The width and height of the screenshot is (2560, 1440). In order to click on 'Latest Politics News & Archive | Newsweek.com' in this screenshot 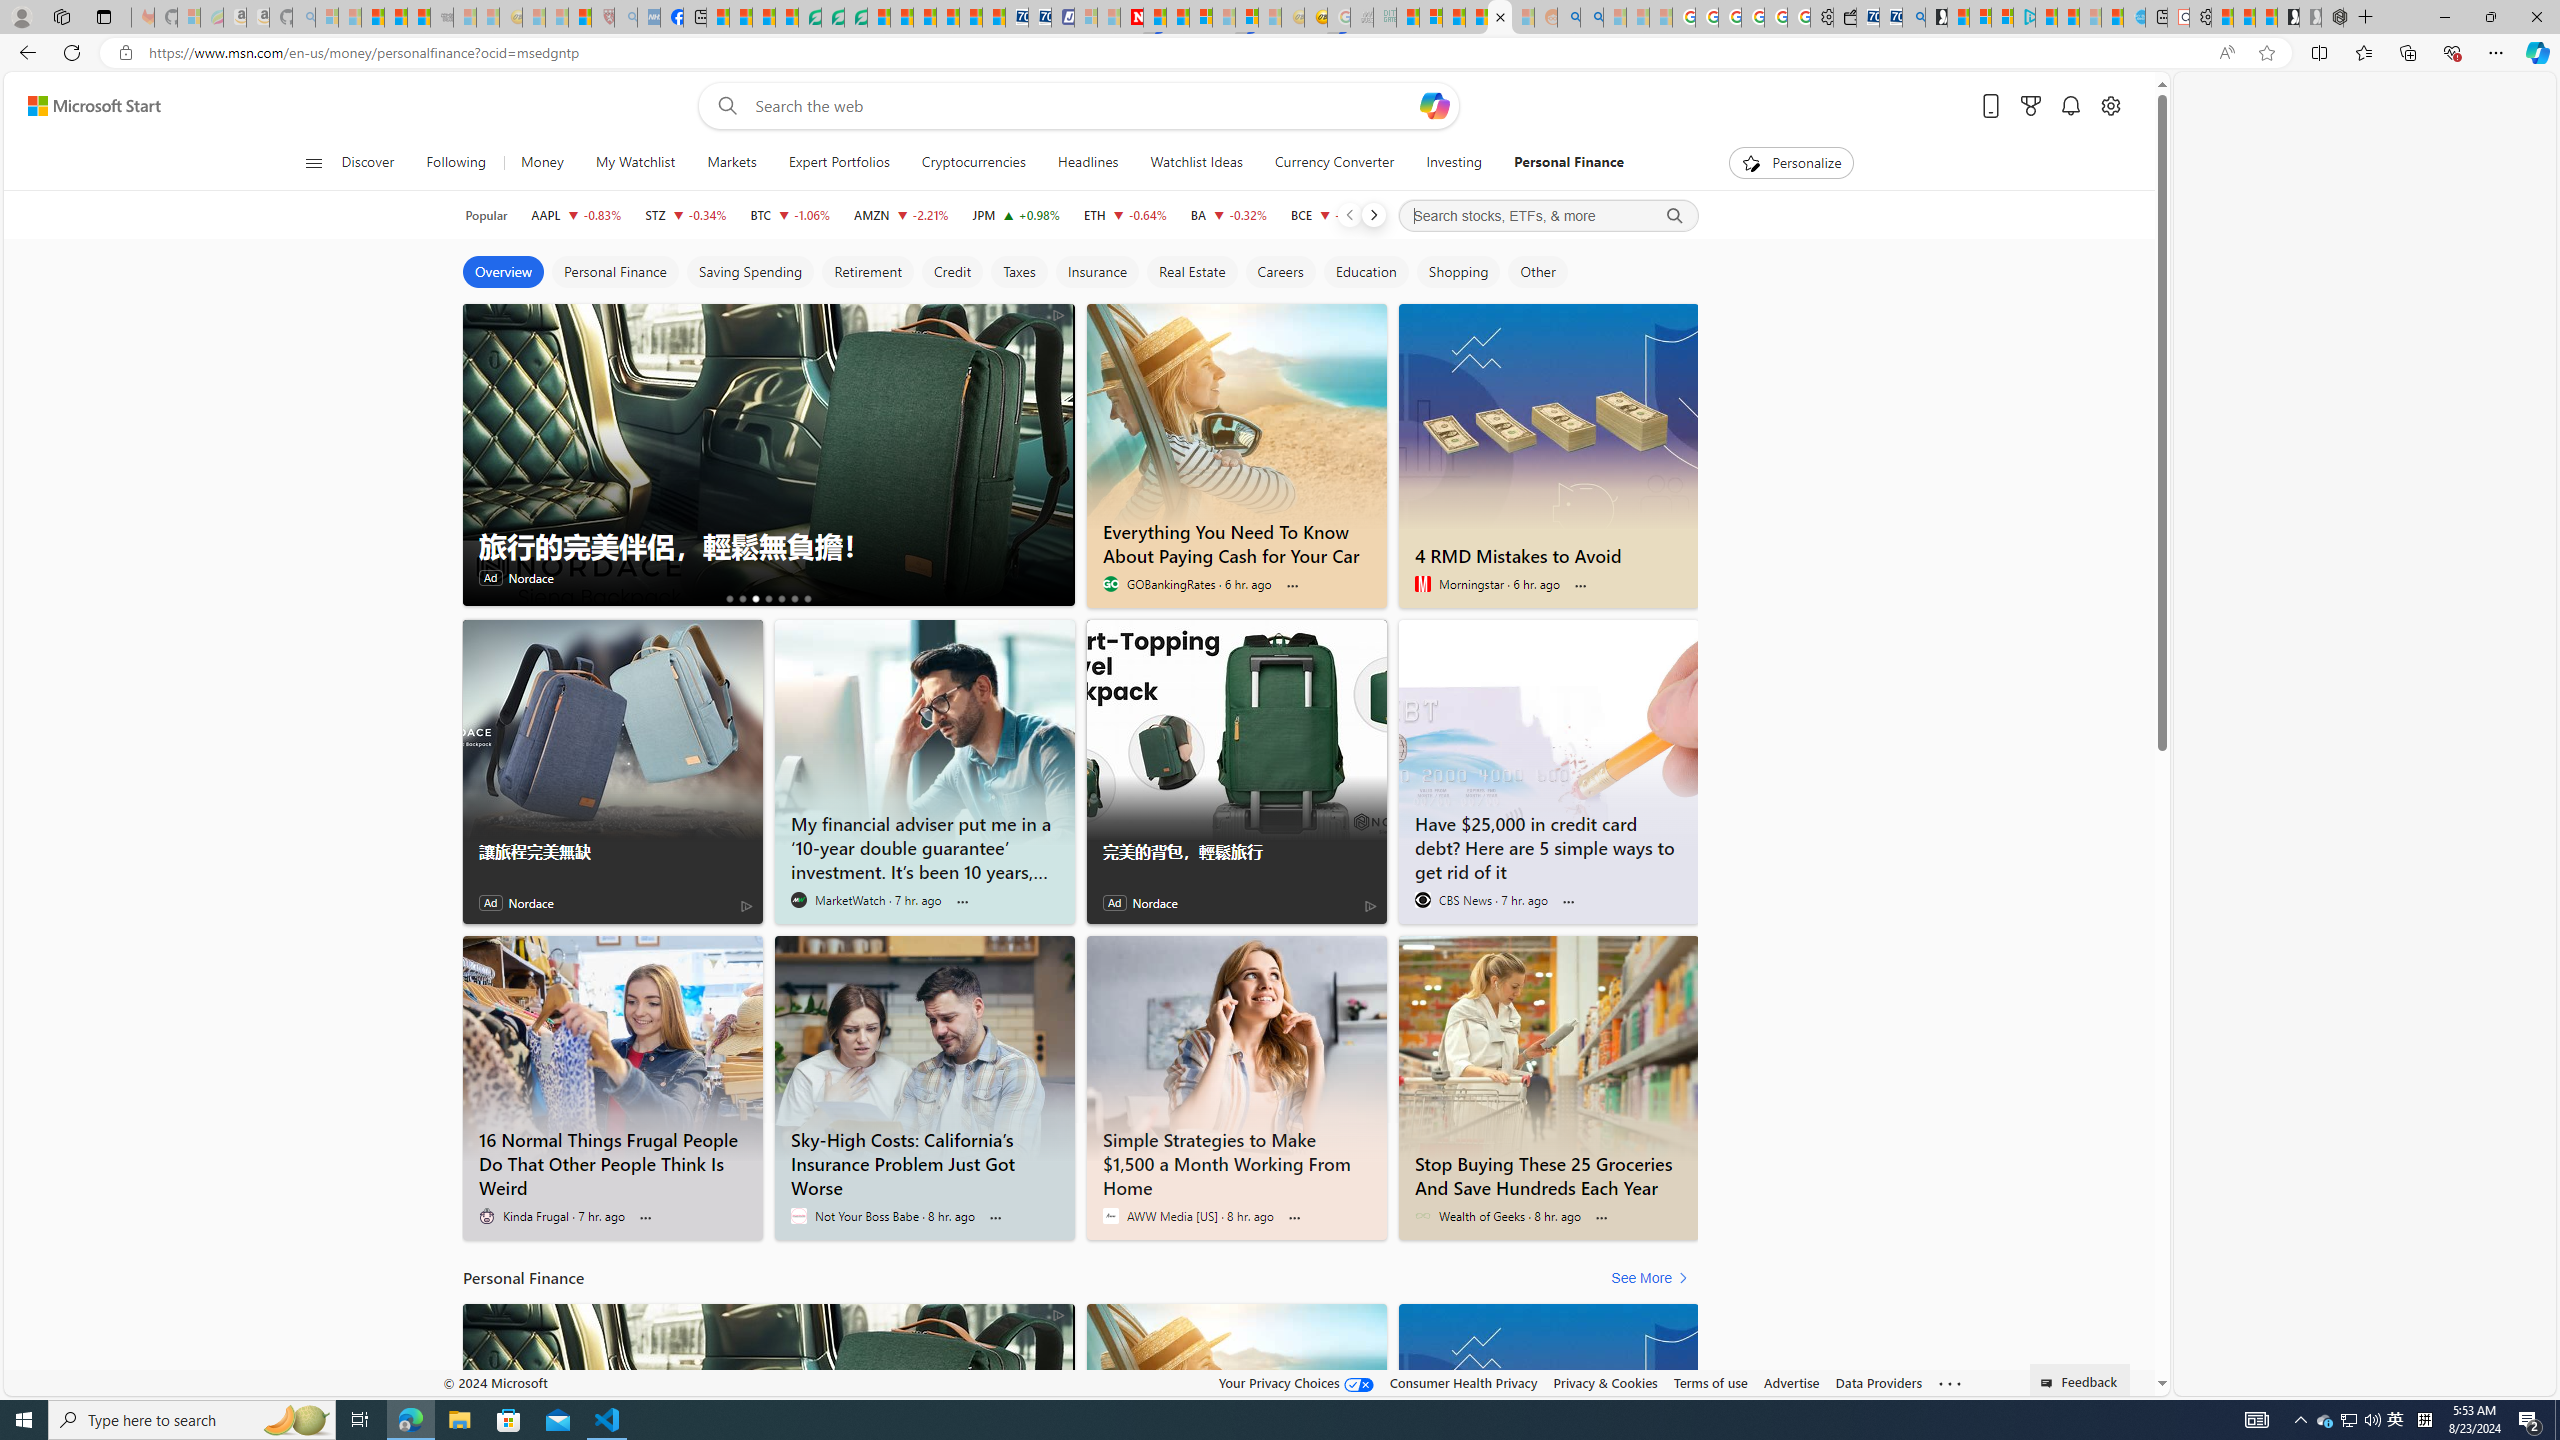, I will do `click(1130, 16)`.